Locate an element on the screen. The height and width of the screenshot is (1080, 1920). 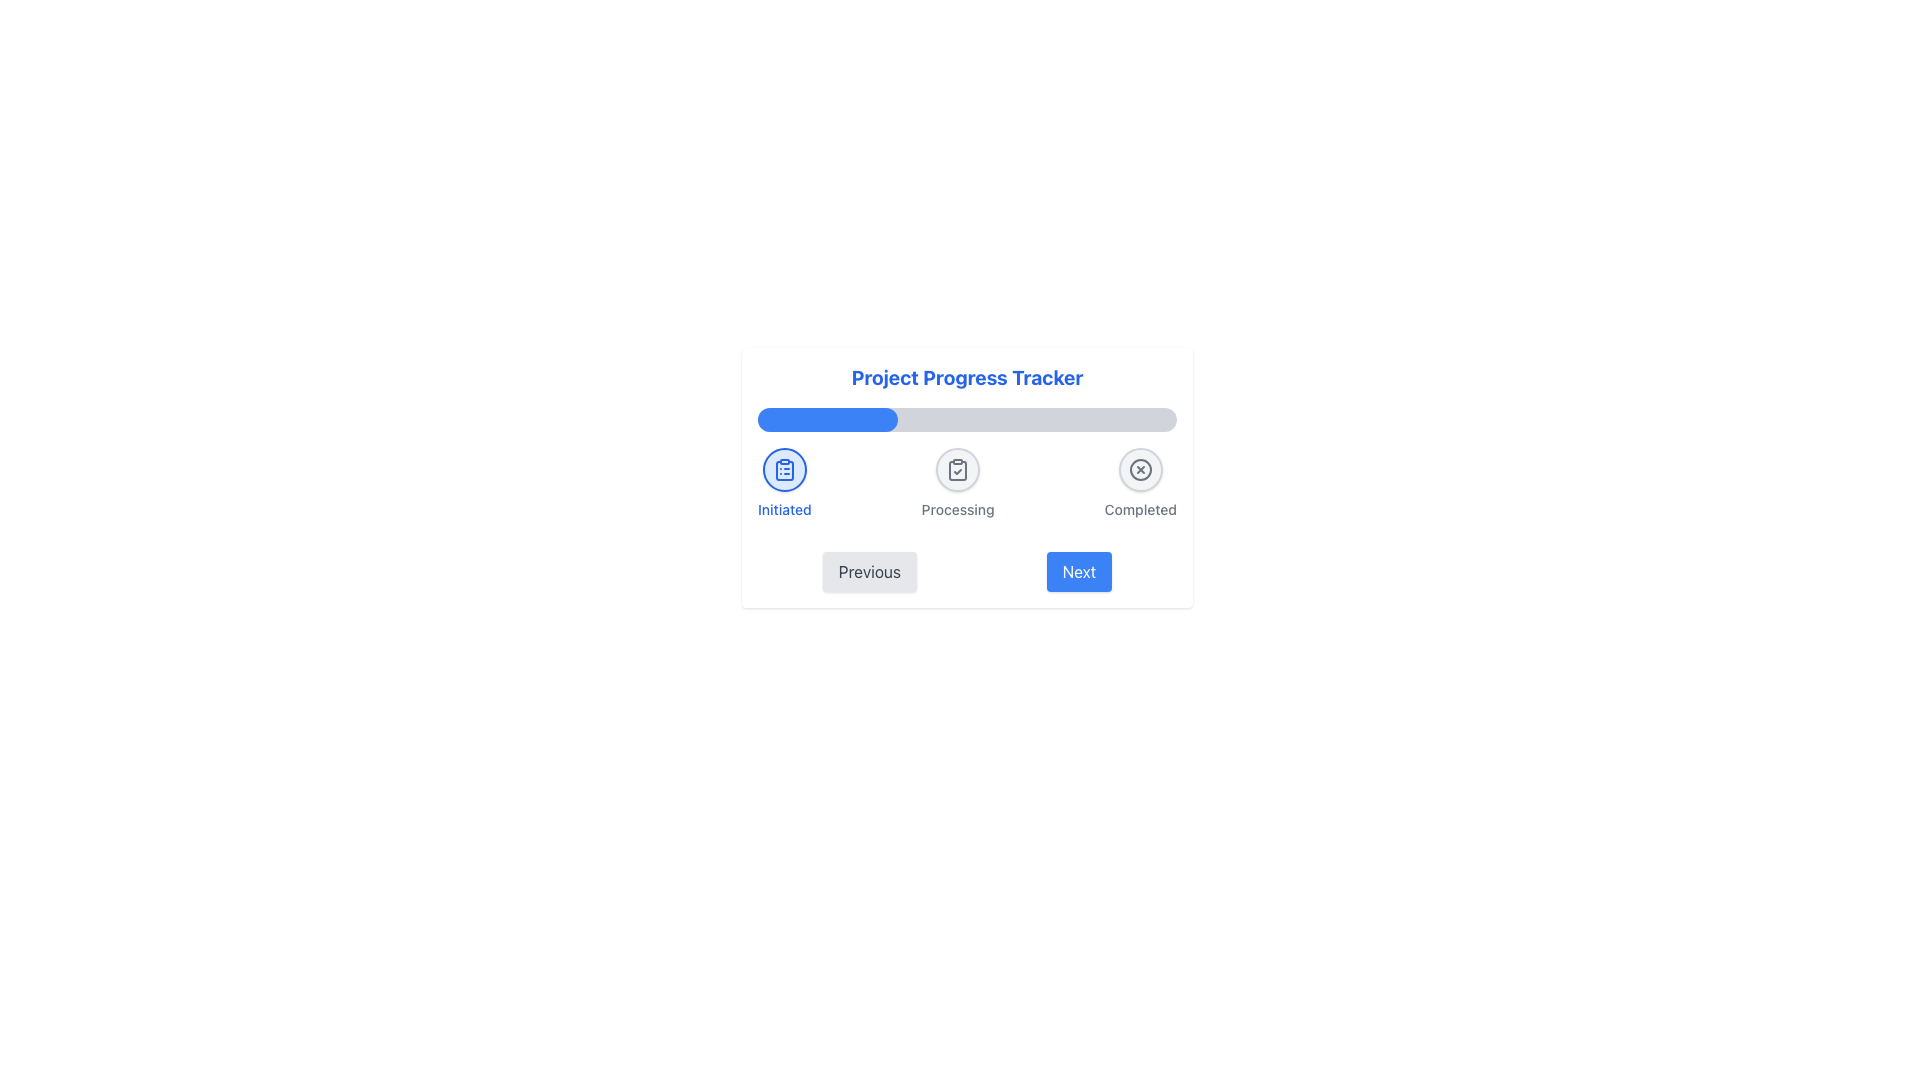
the third circular icon is located at coordinates (1140, 470).